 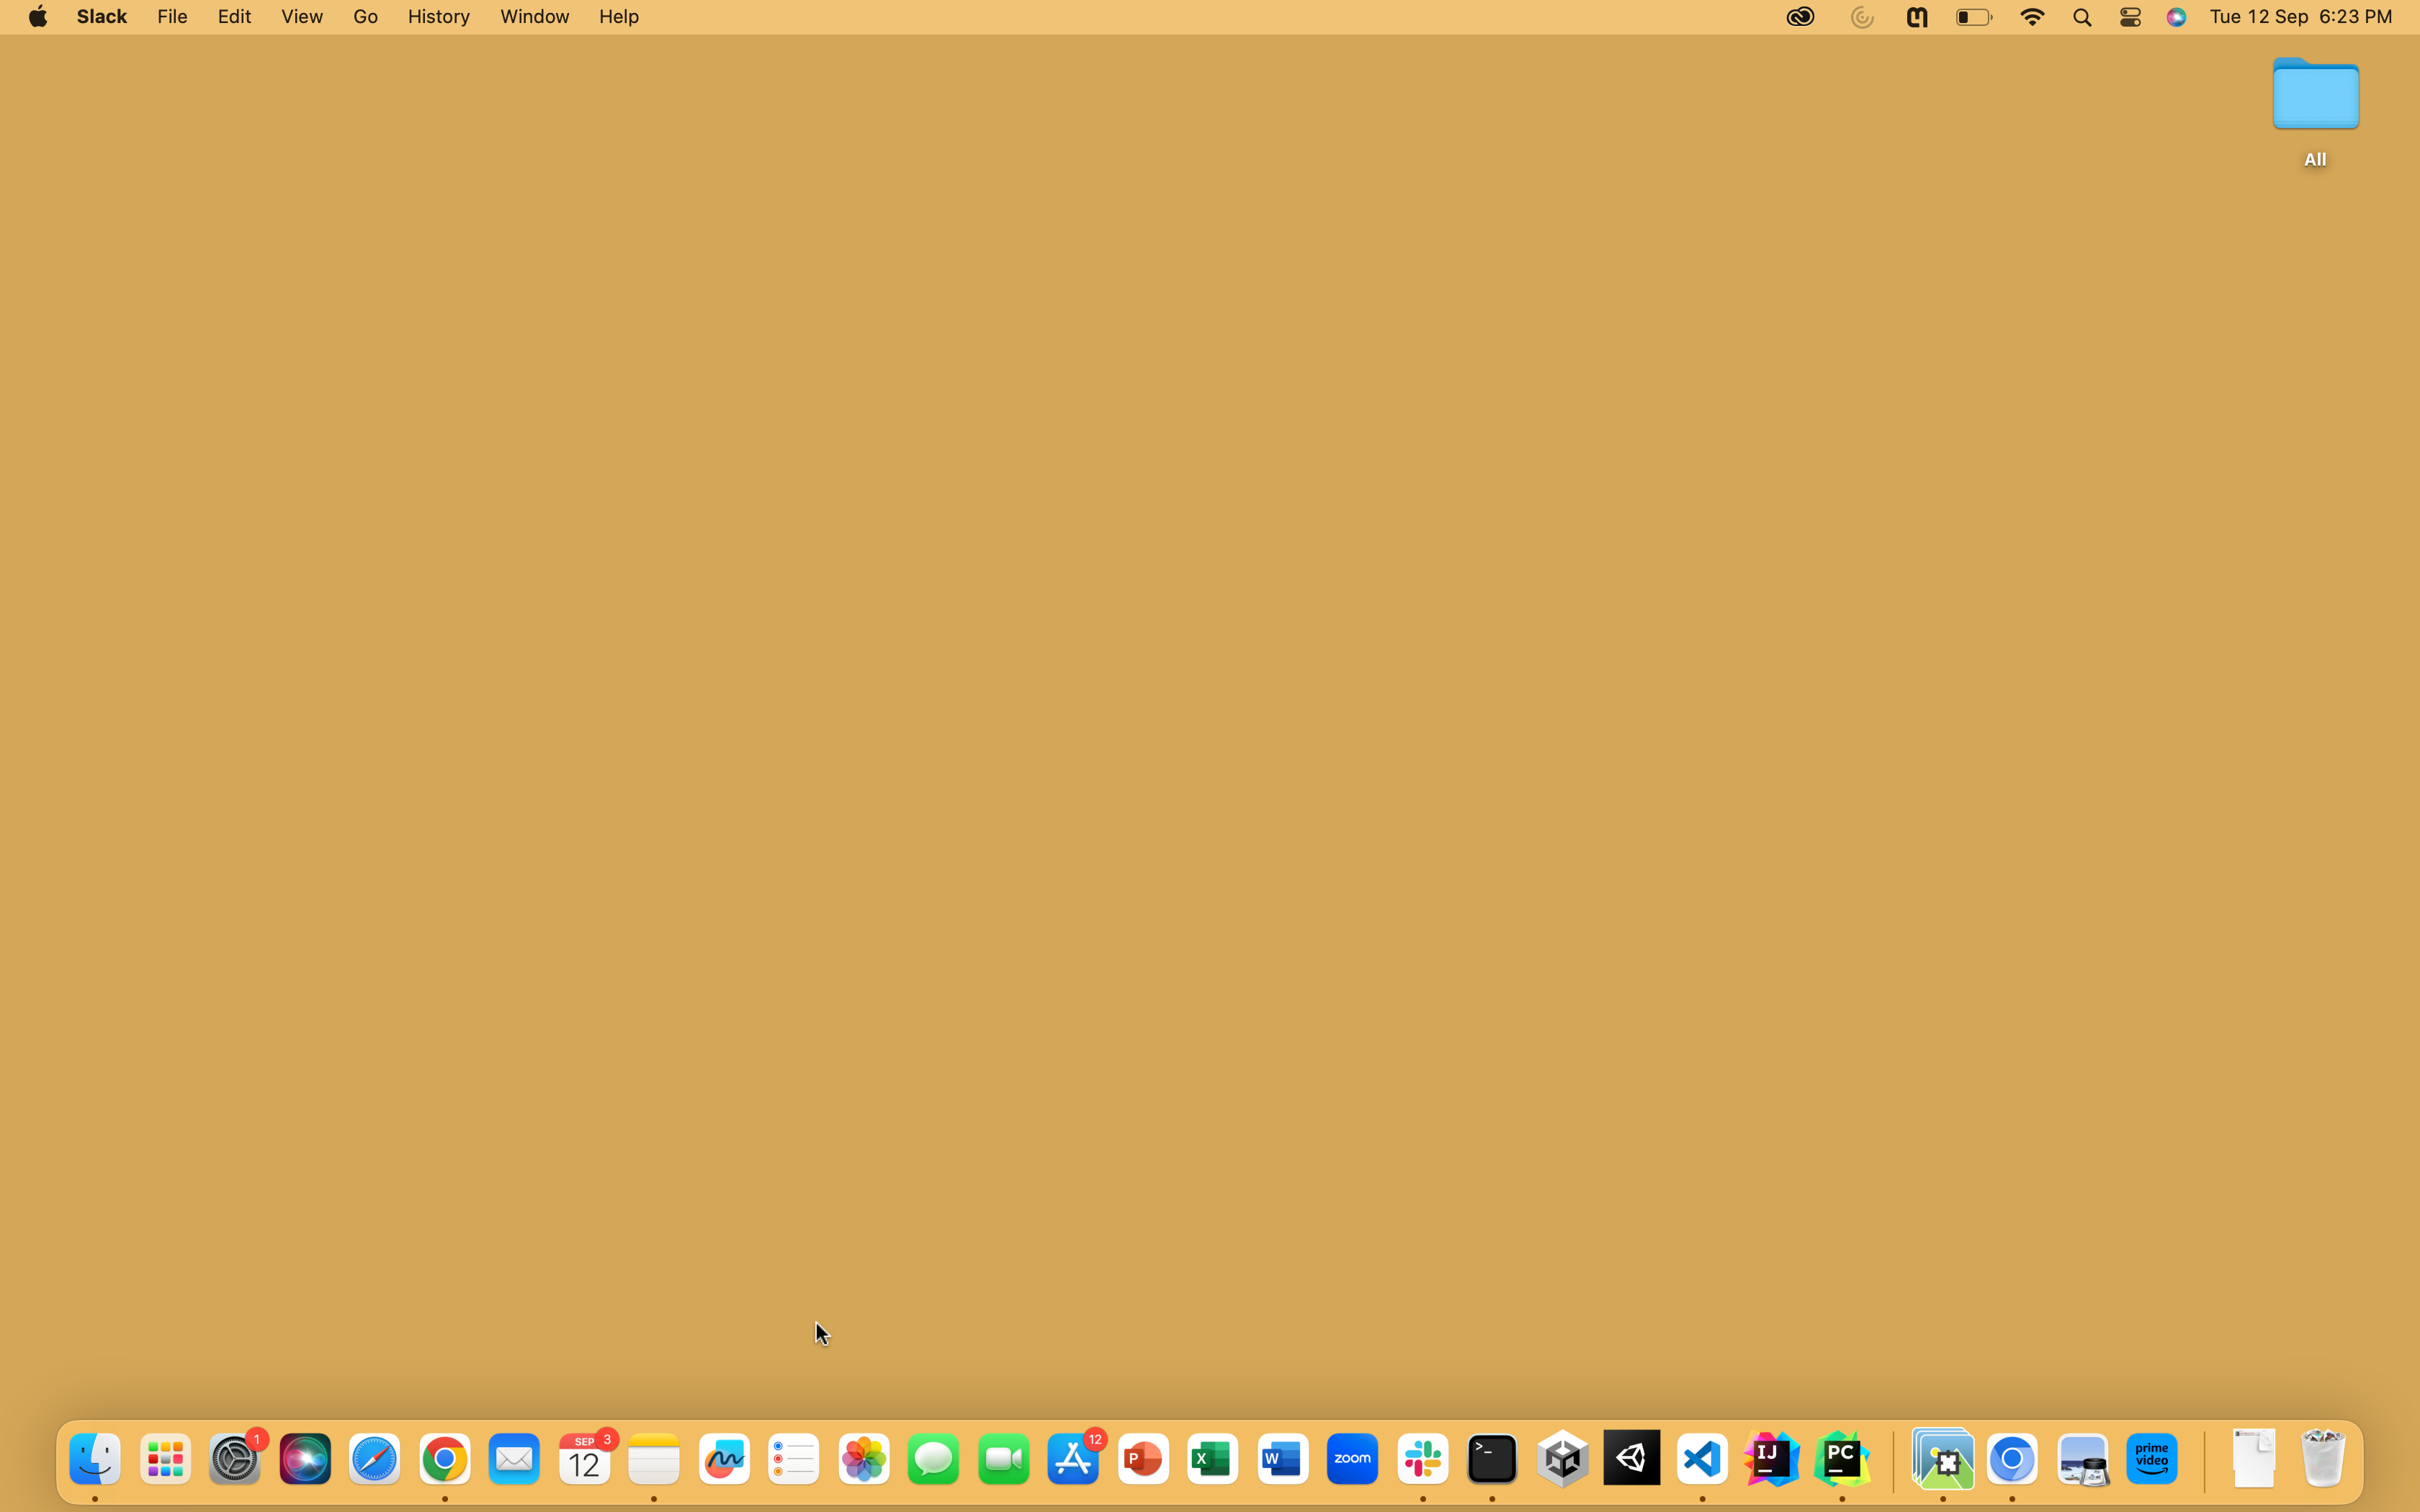 What do you see at coordinates (173, 17) in the screenshot?
I see `the File Options menu` at bounding box center [173, 17].